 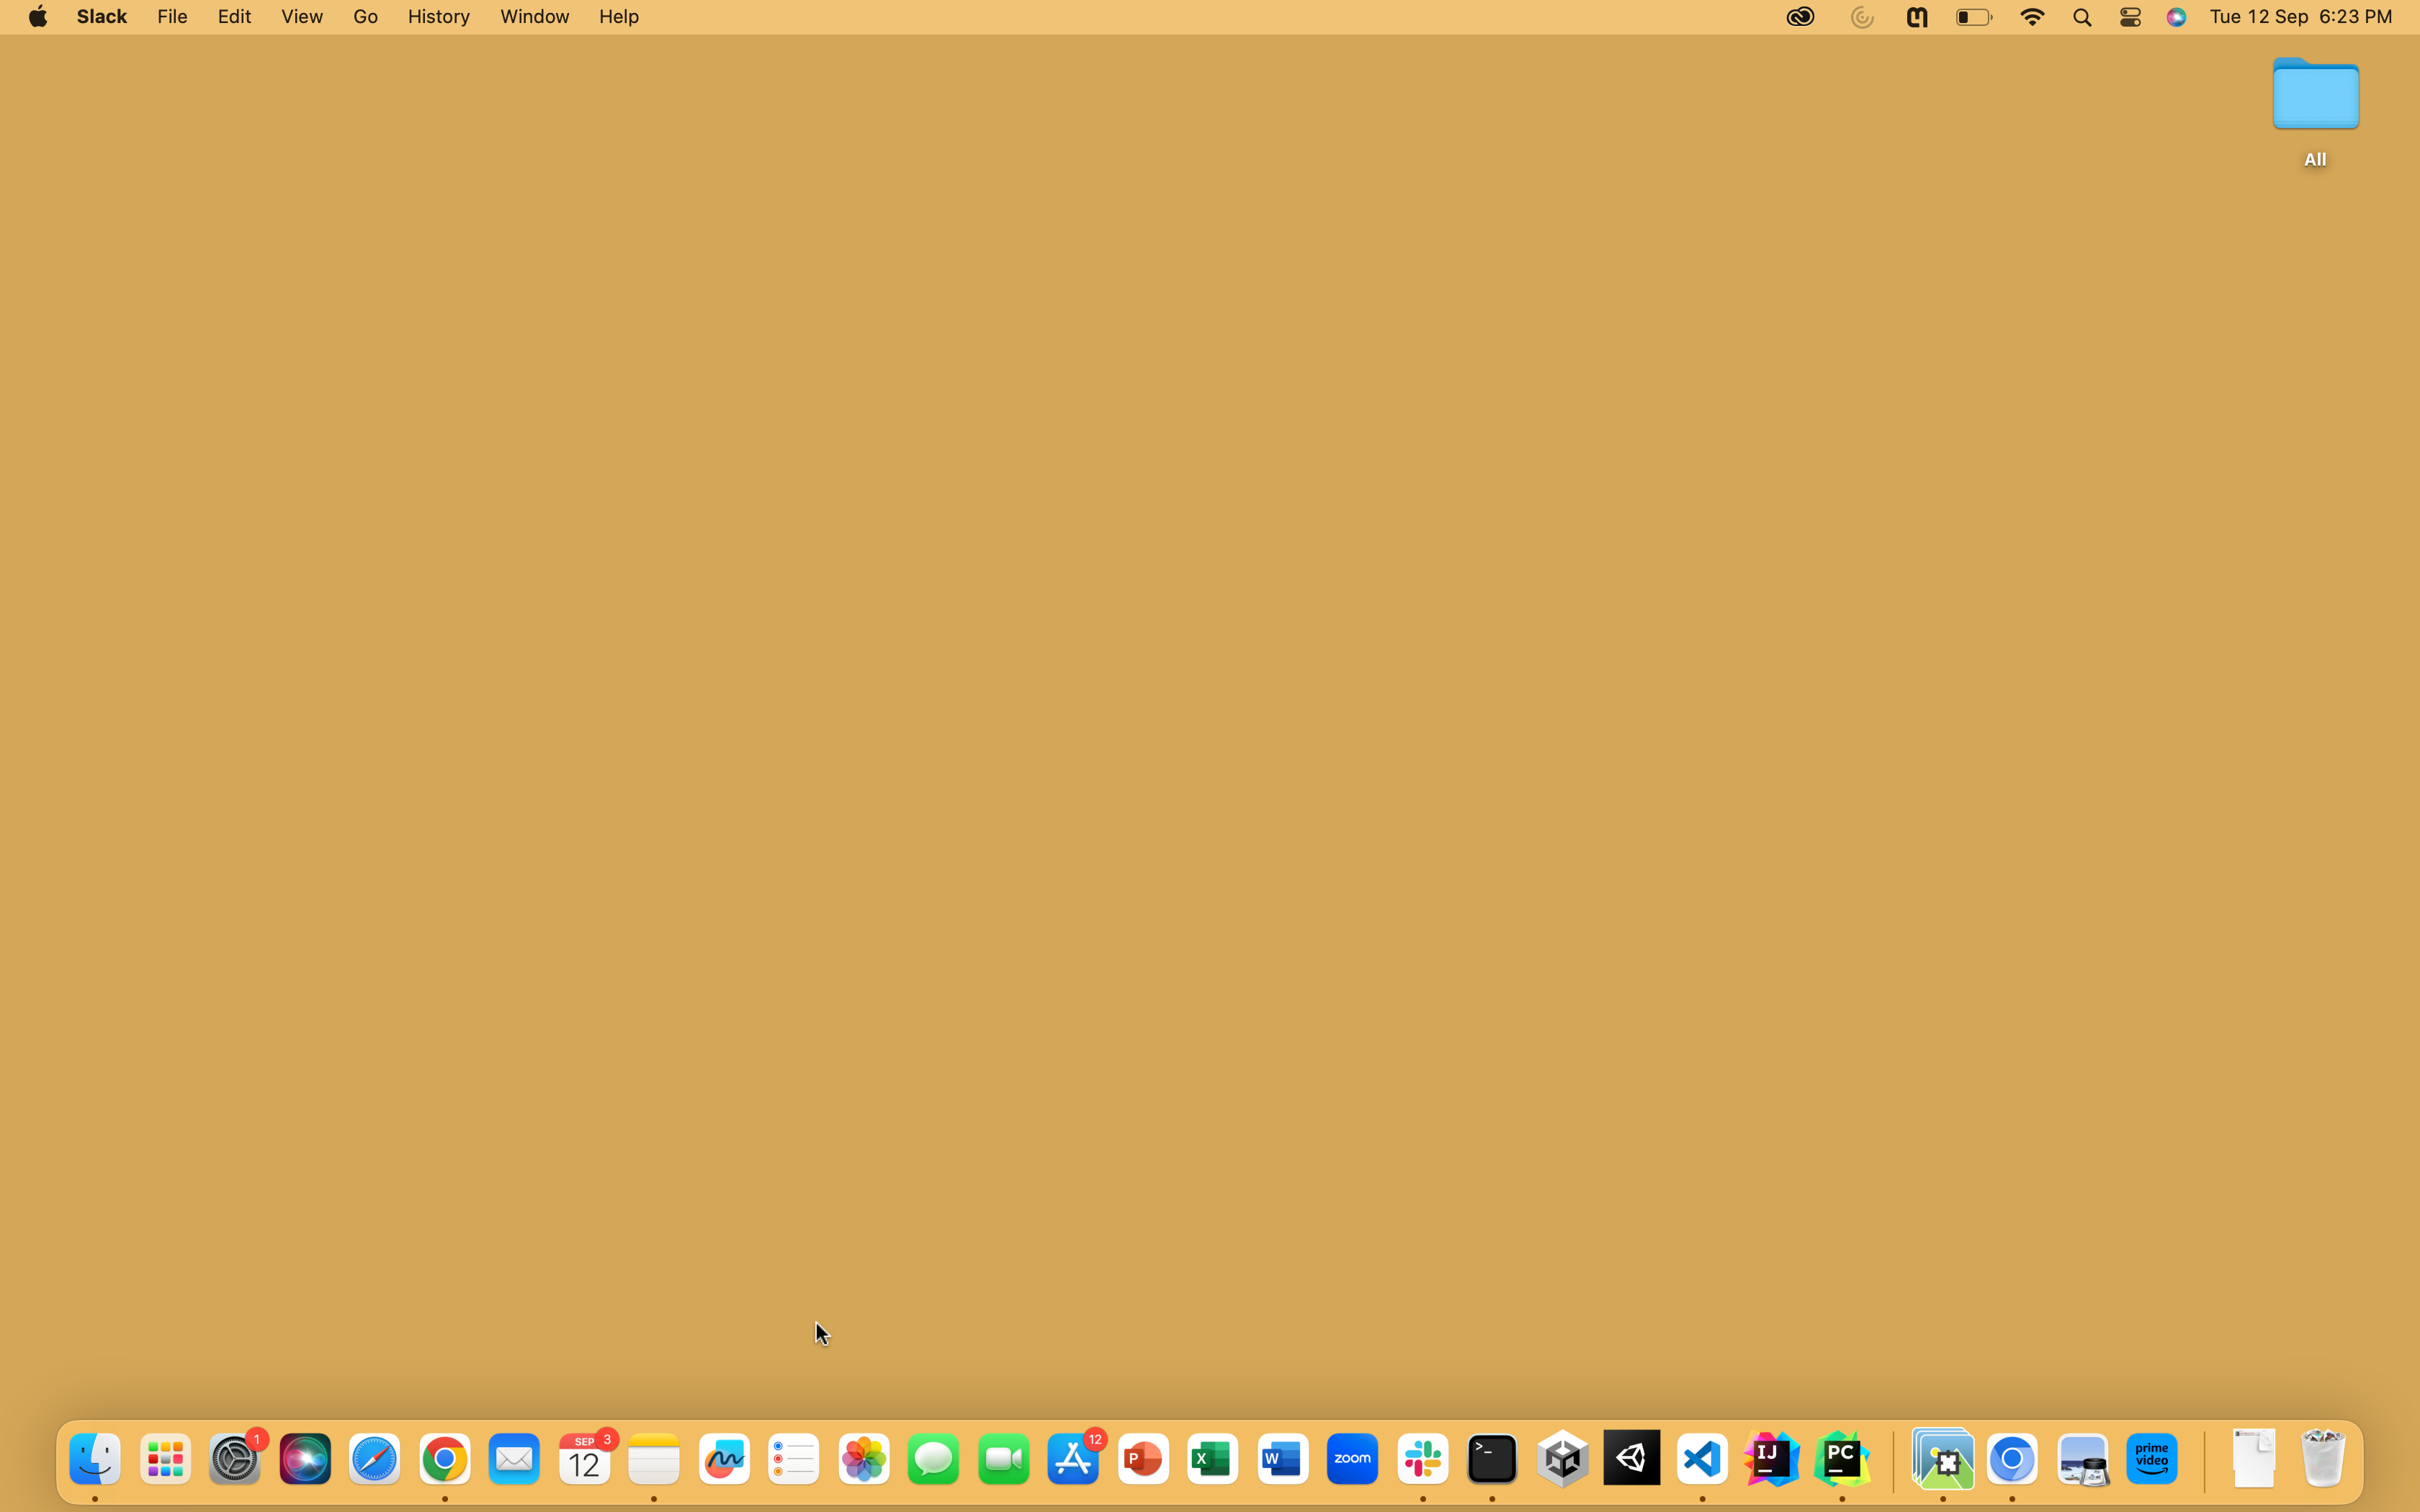 What do you see at coordinates (173, 17) in the screenshot?
I see `the File Options menu` at bounding box center [173, 17].